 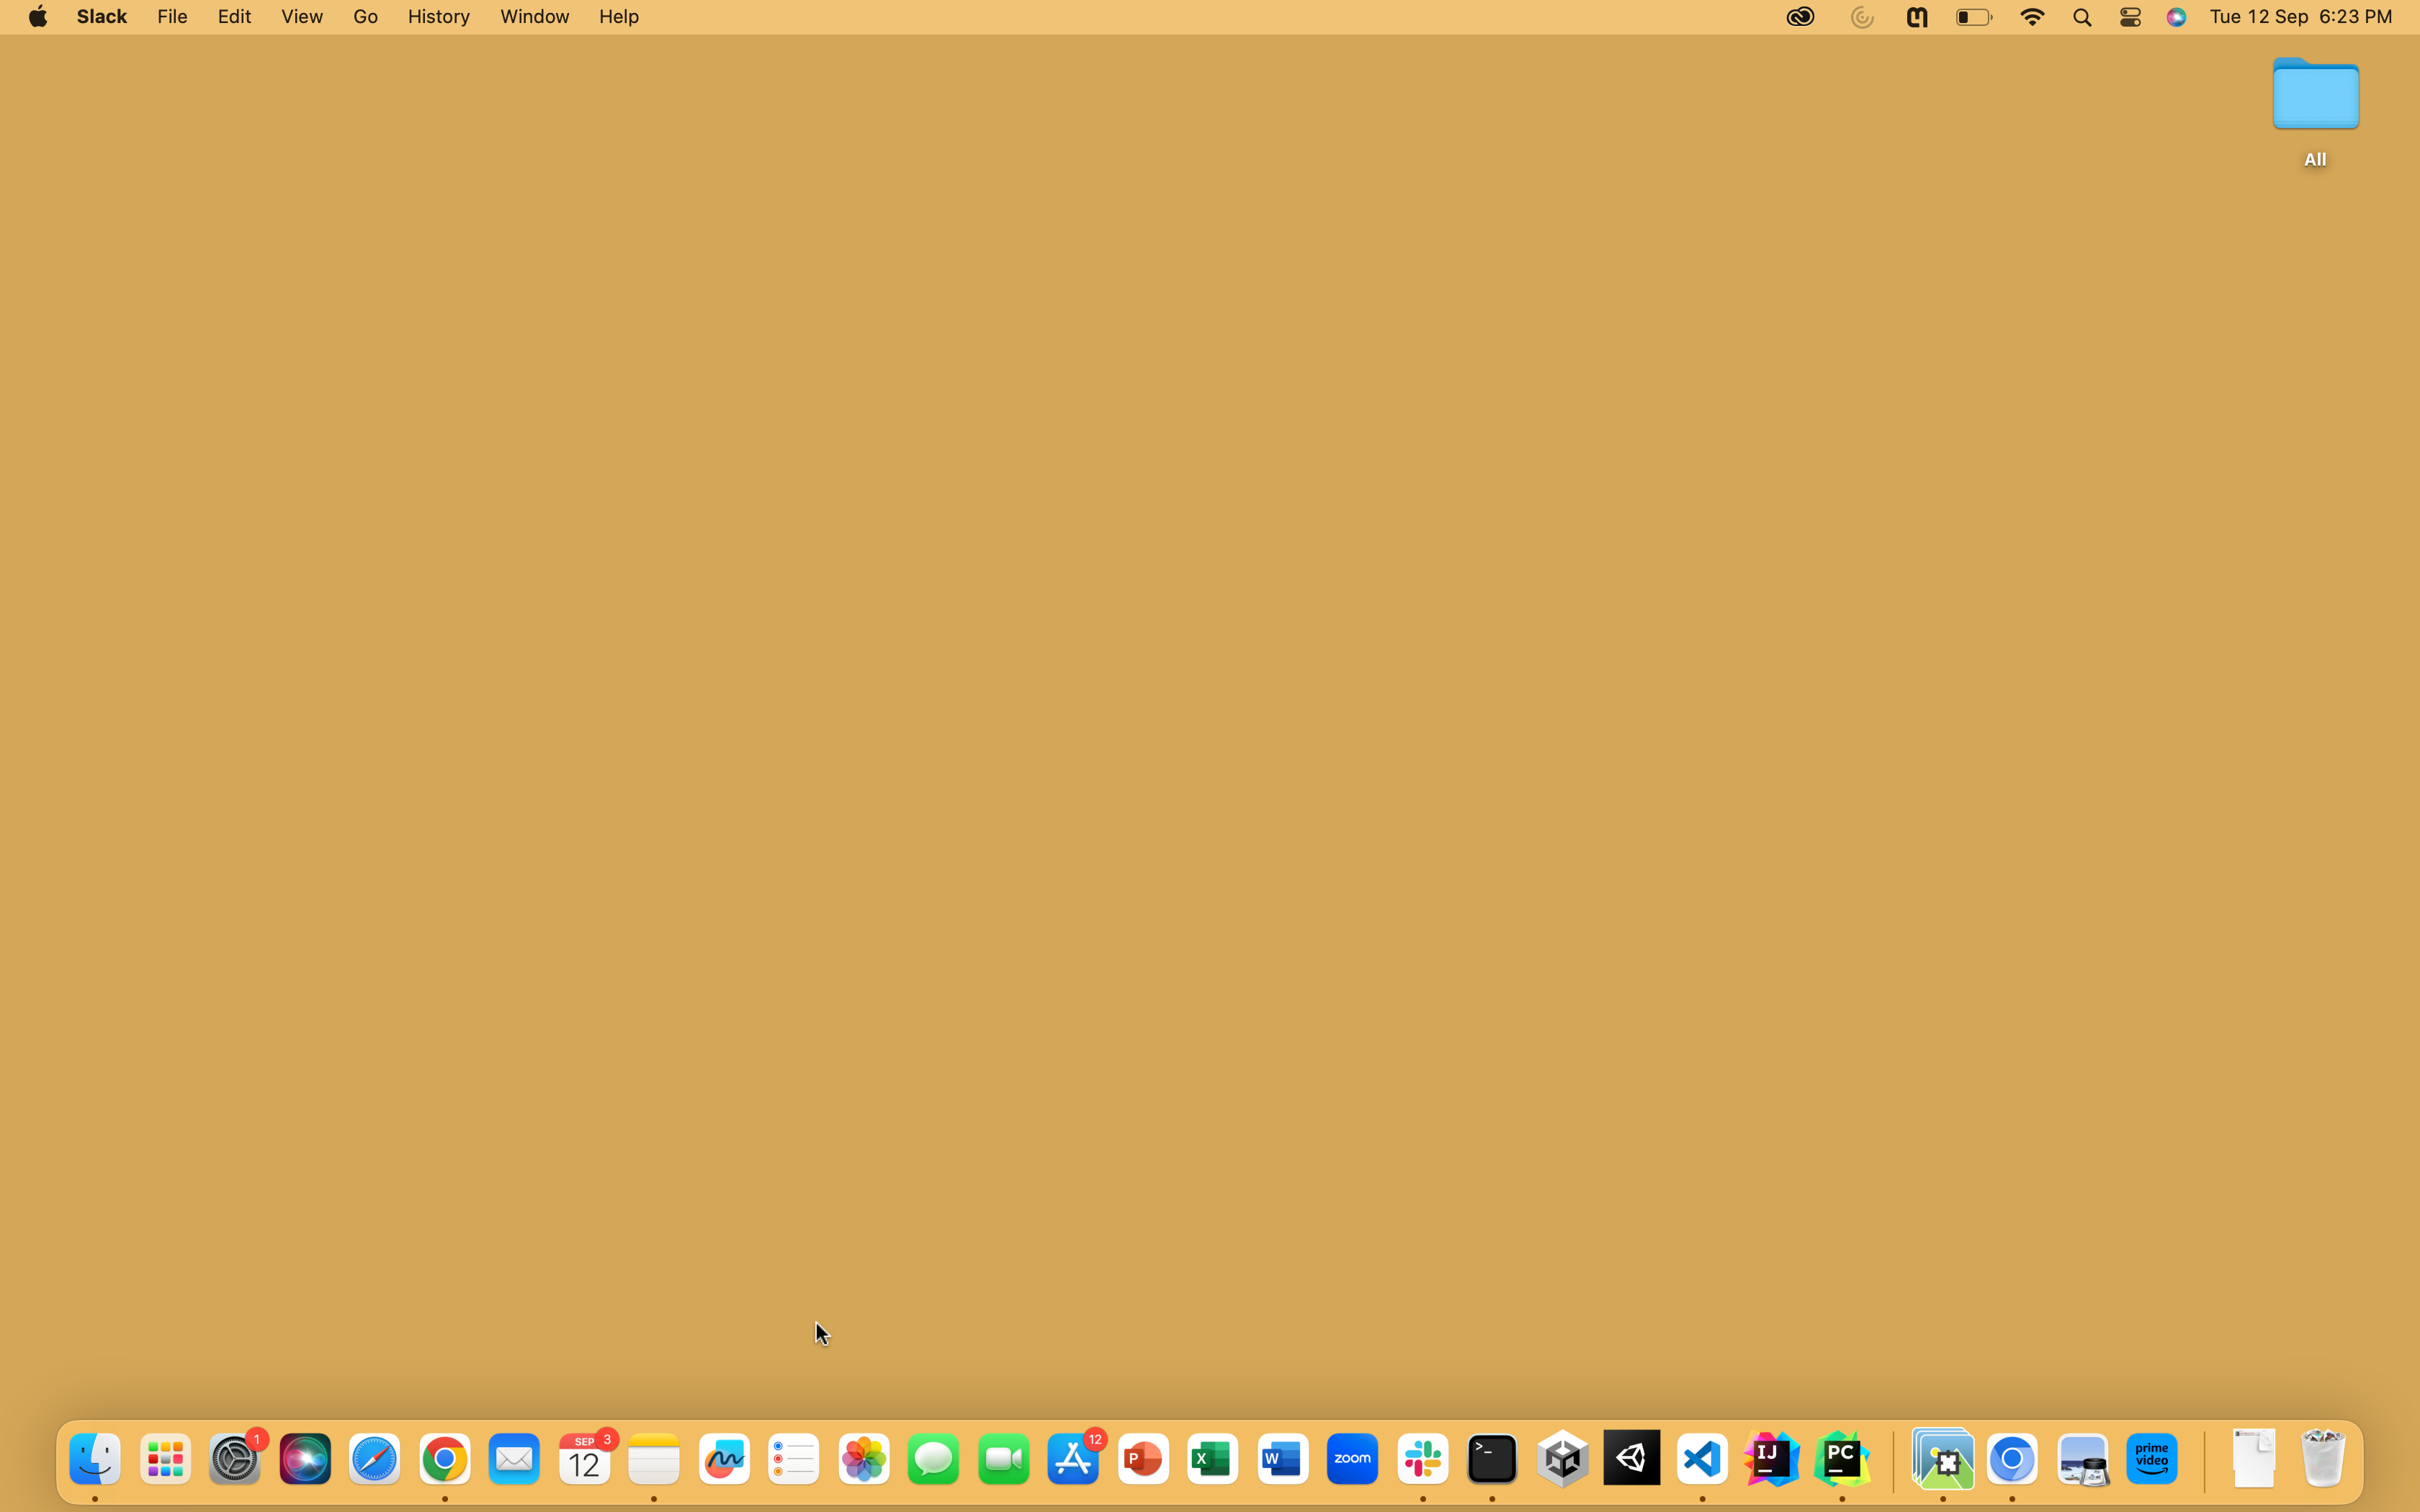 What do you see at coordinates (173, 17) in the screenshot?
I see `the File Options menu` at bounding box center [173, 17].